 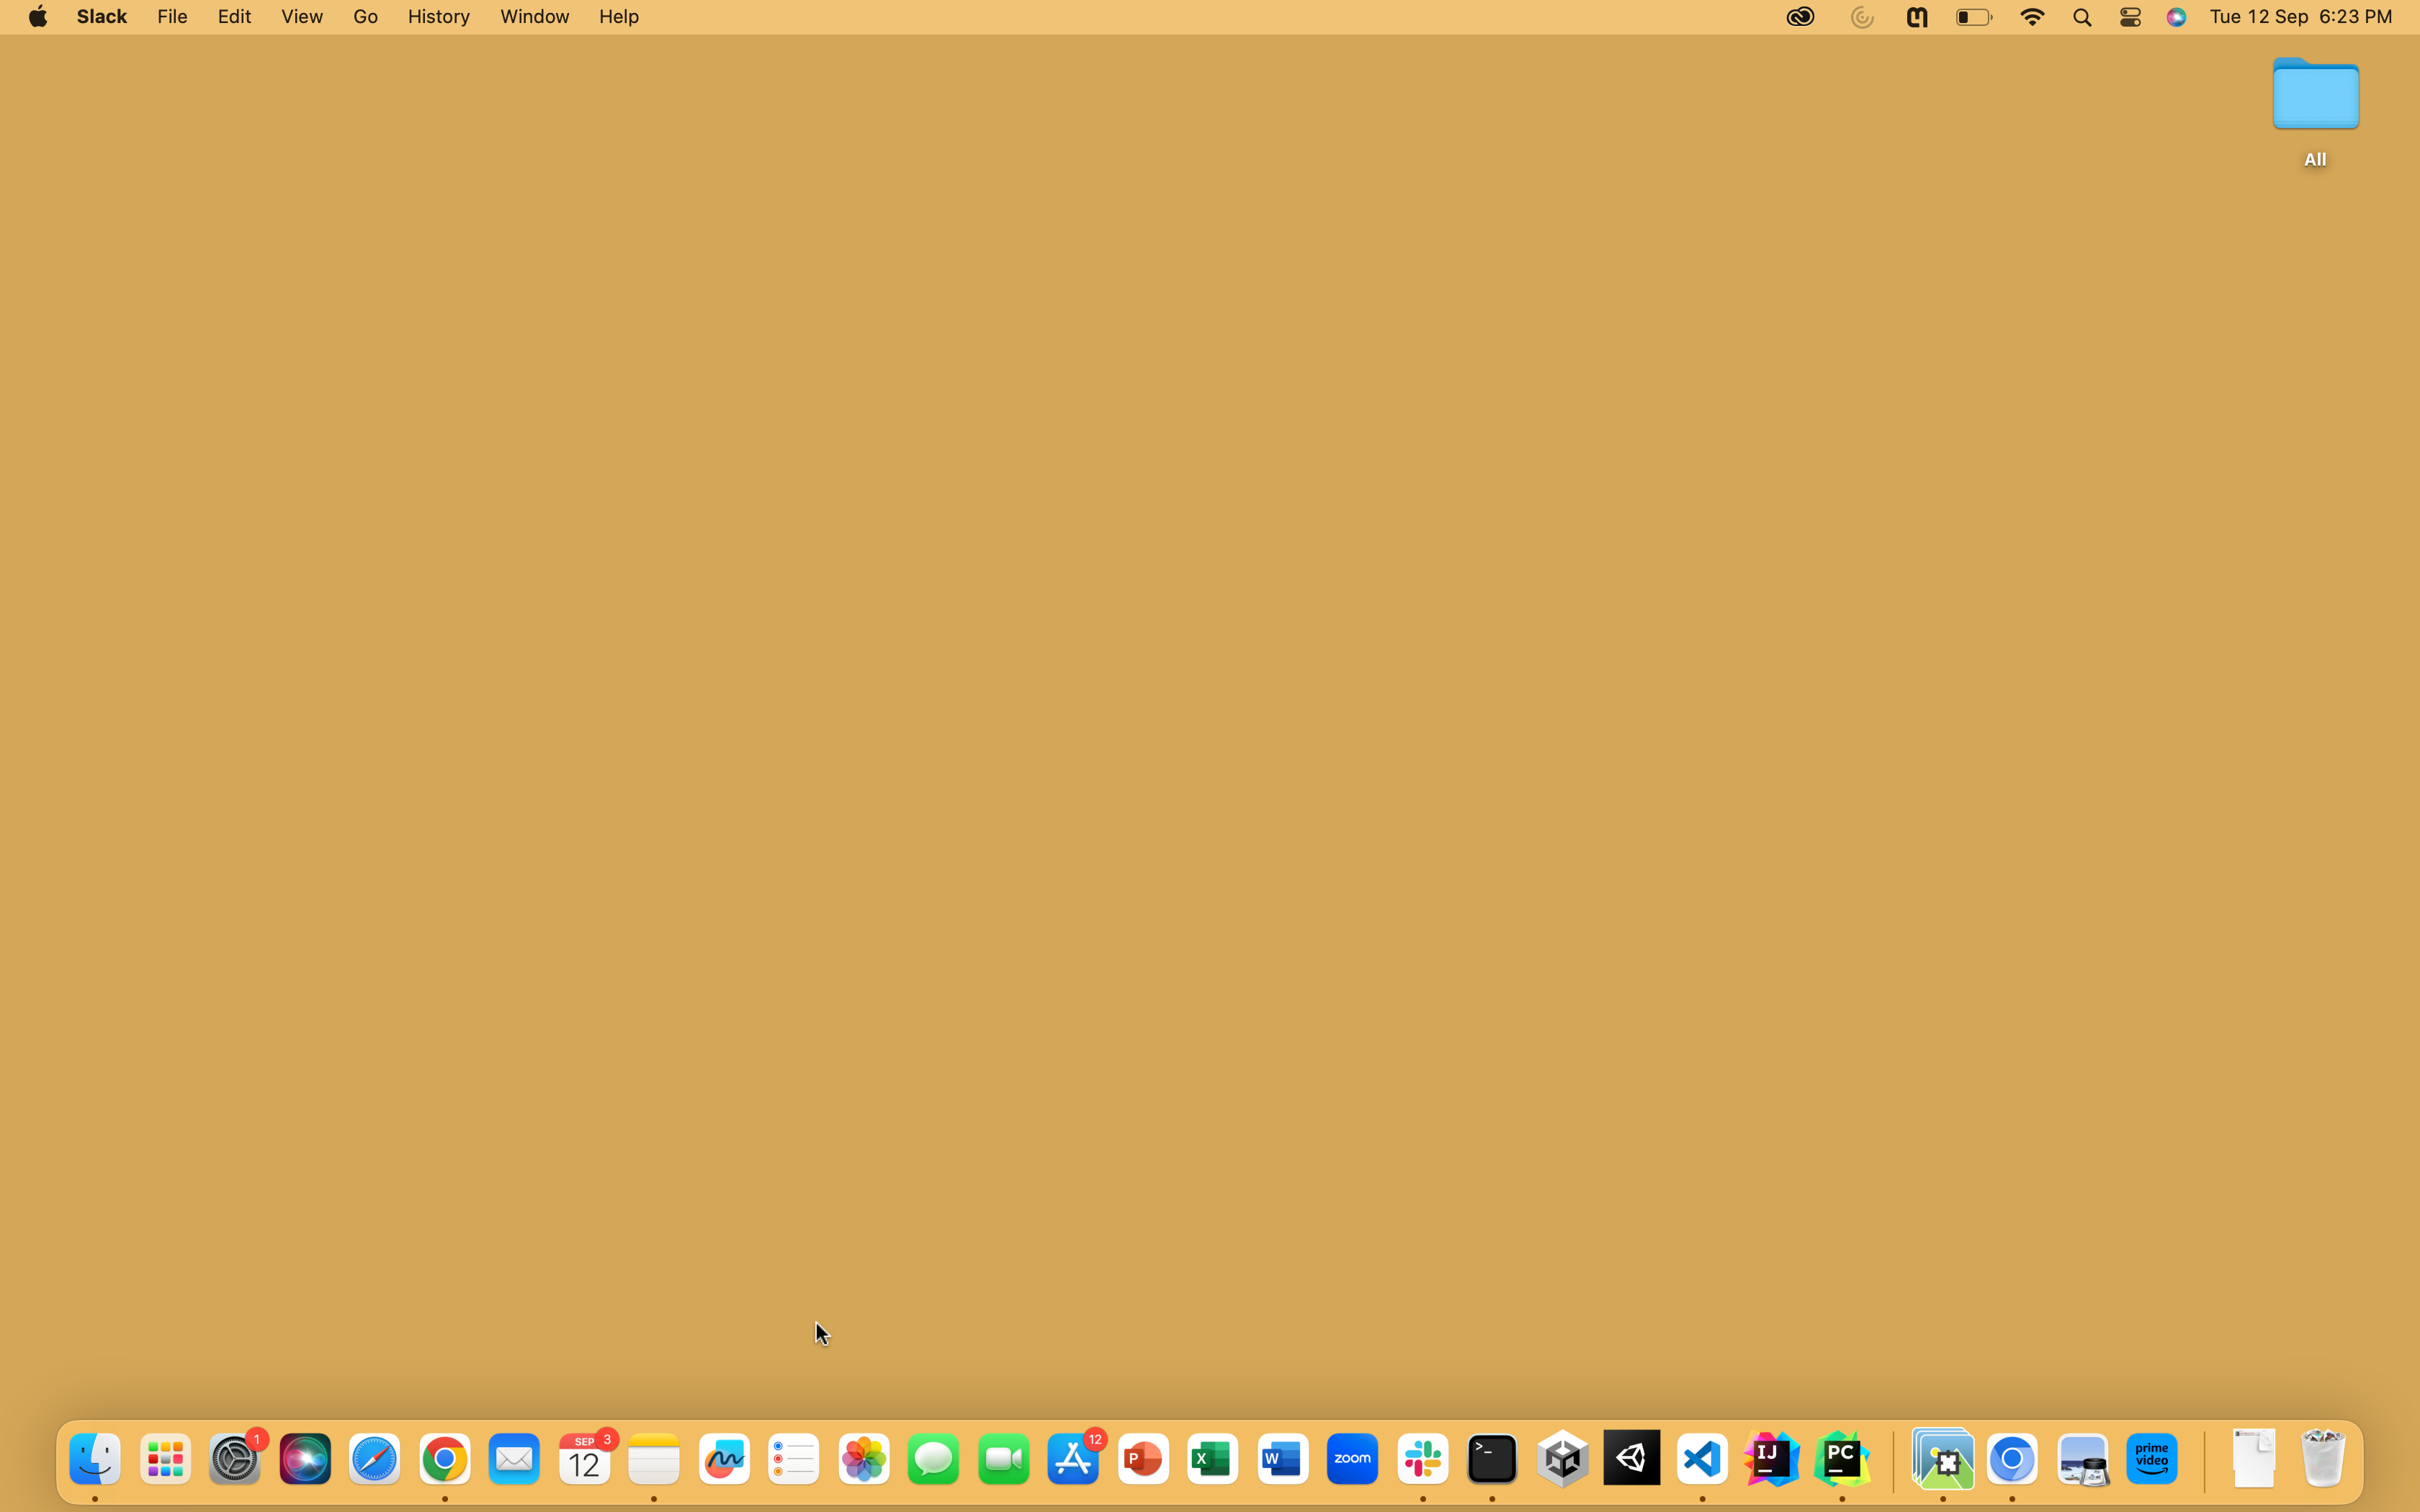 What do you see at coordinates (173, 17) in the screenshot?
I see `the File Options menu` at bounding box center [173, 17].